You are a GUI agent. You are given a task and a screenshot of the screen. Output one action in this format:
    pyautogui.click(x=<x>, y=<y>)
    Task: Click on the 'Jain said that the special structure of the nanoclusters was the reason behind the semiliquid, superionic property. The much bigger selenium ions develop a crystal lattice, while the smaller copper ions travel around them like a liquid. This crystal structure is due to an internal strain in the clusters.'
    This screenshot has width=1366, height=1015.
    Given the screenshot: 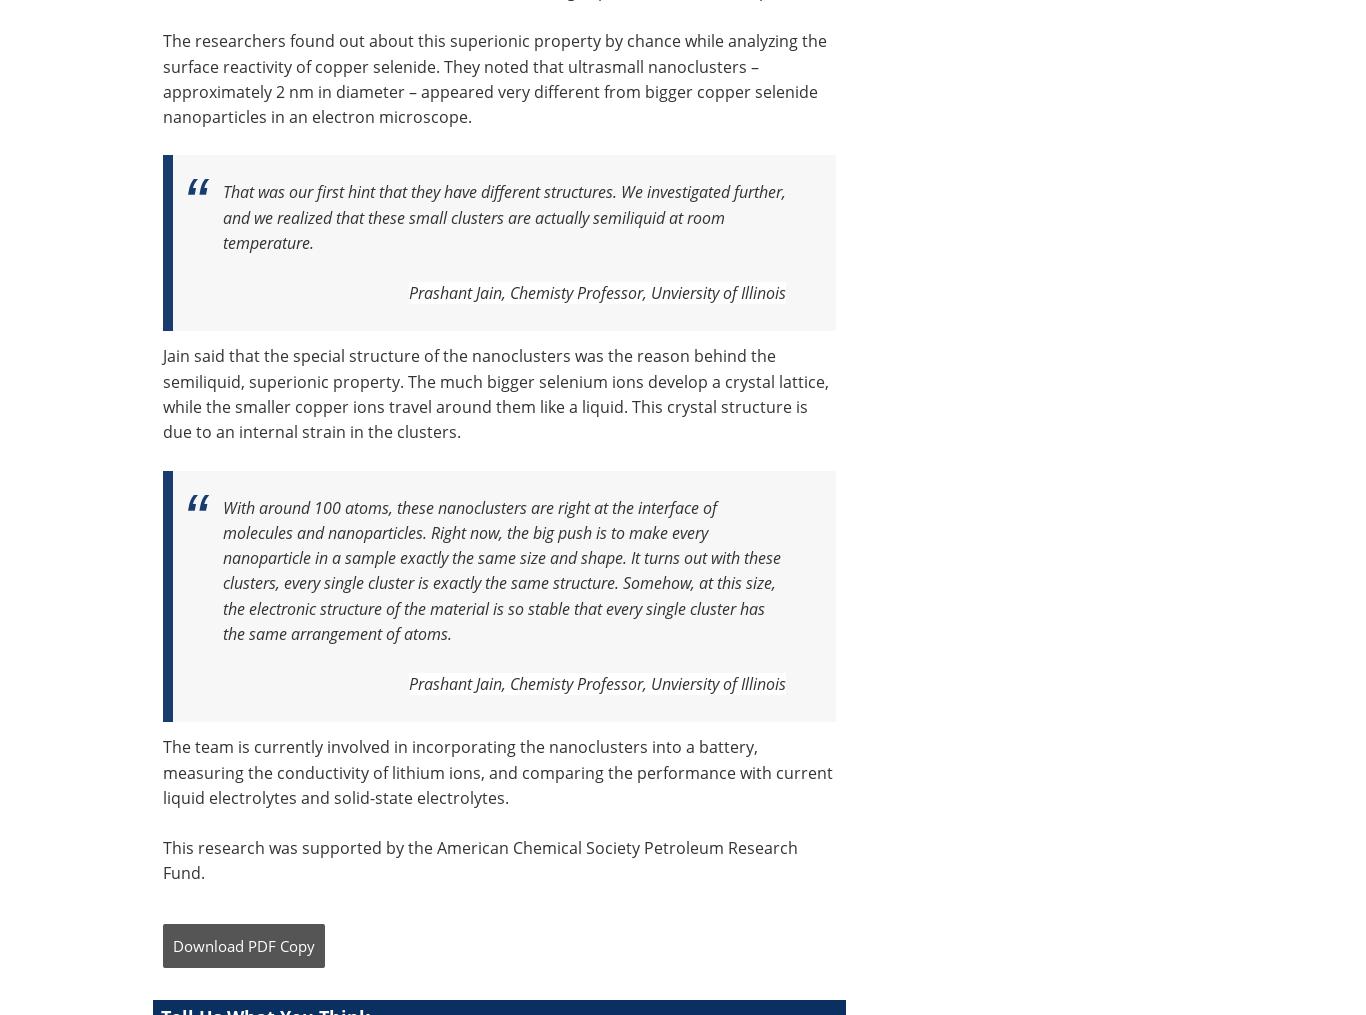 What is the action you would take?
    pyautogui.click(x=495, y=394)
    